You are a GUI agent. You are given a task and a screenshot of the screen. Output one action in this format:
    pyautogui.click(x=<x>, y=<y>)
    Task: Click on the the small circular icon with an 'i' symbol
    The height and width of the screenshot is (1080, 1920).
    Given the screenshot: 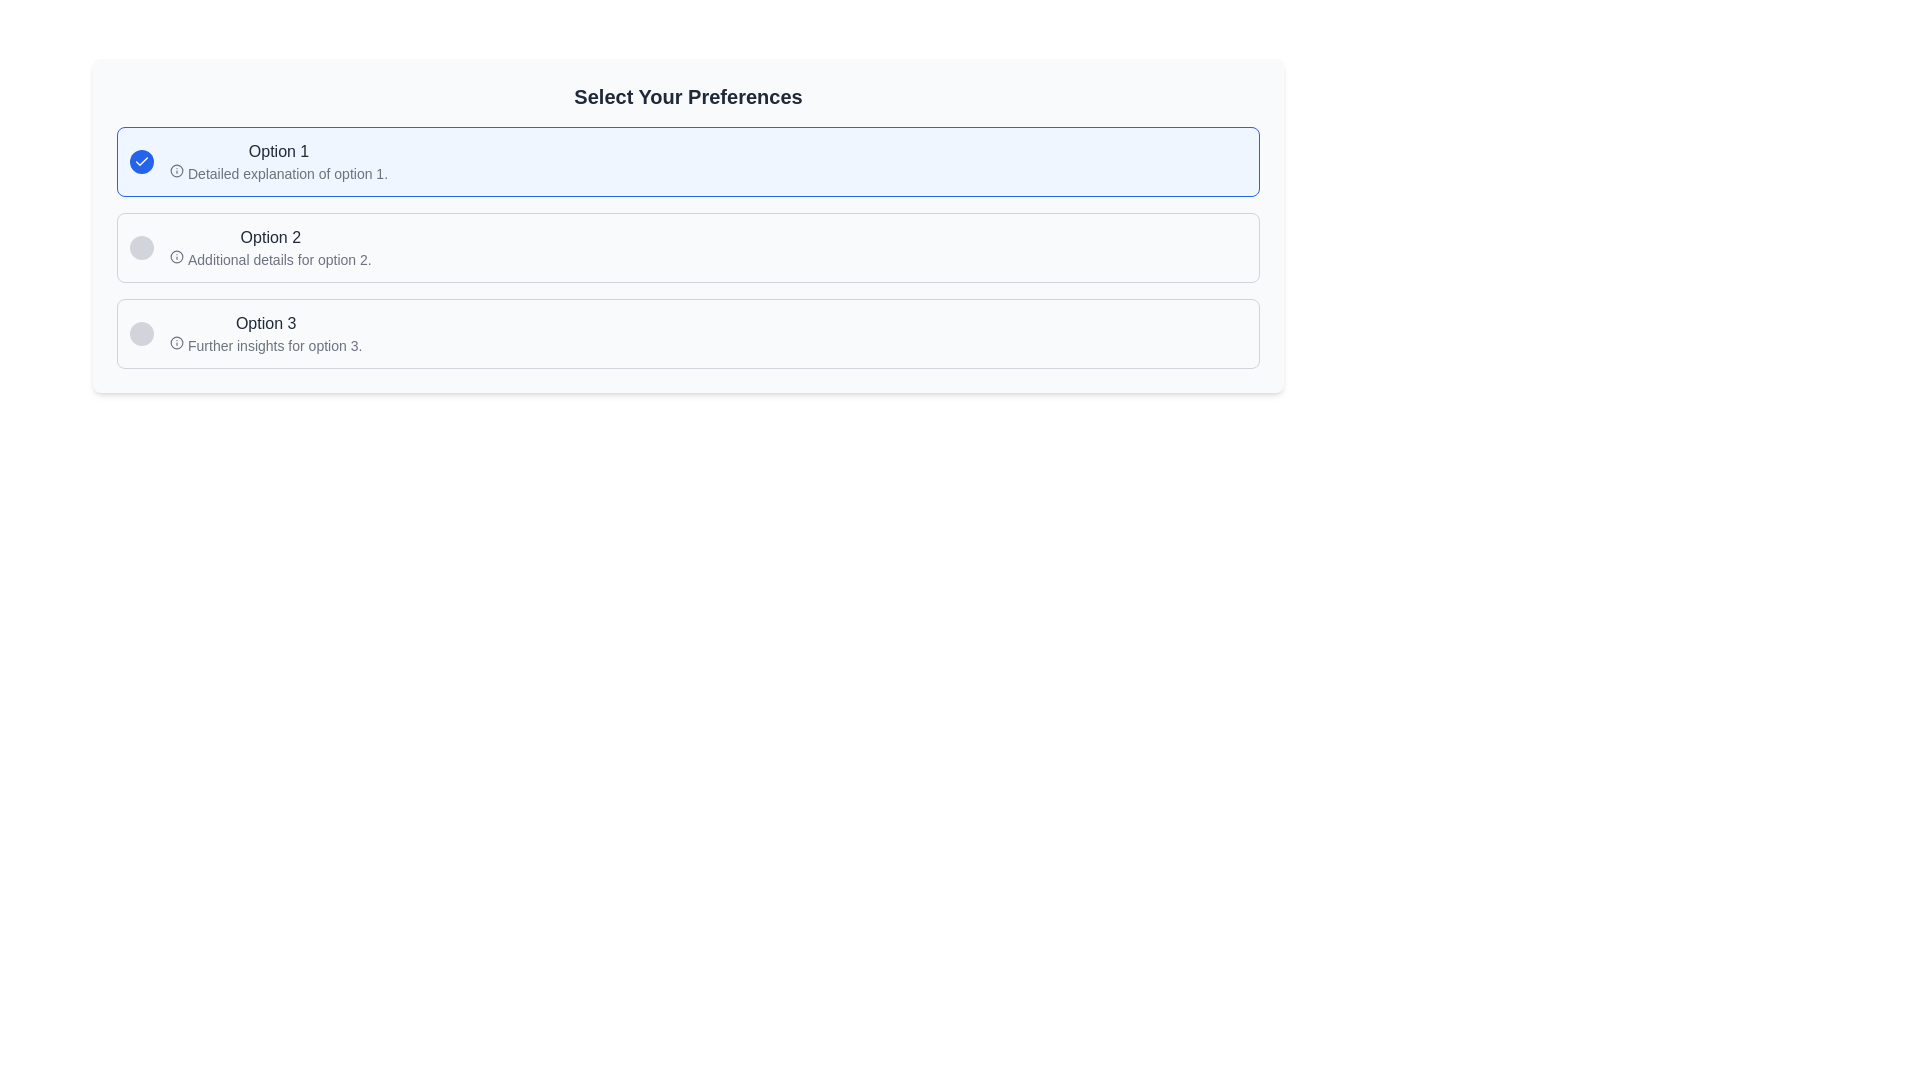 What is the action you would take?
    pyautogui.click(x=177, y=169)
    